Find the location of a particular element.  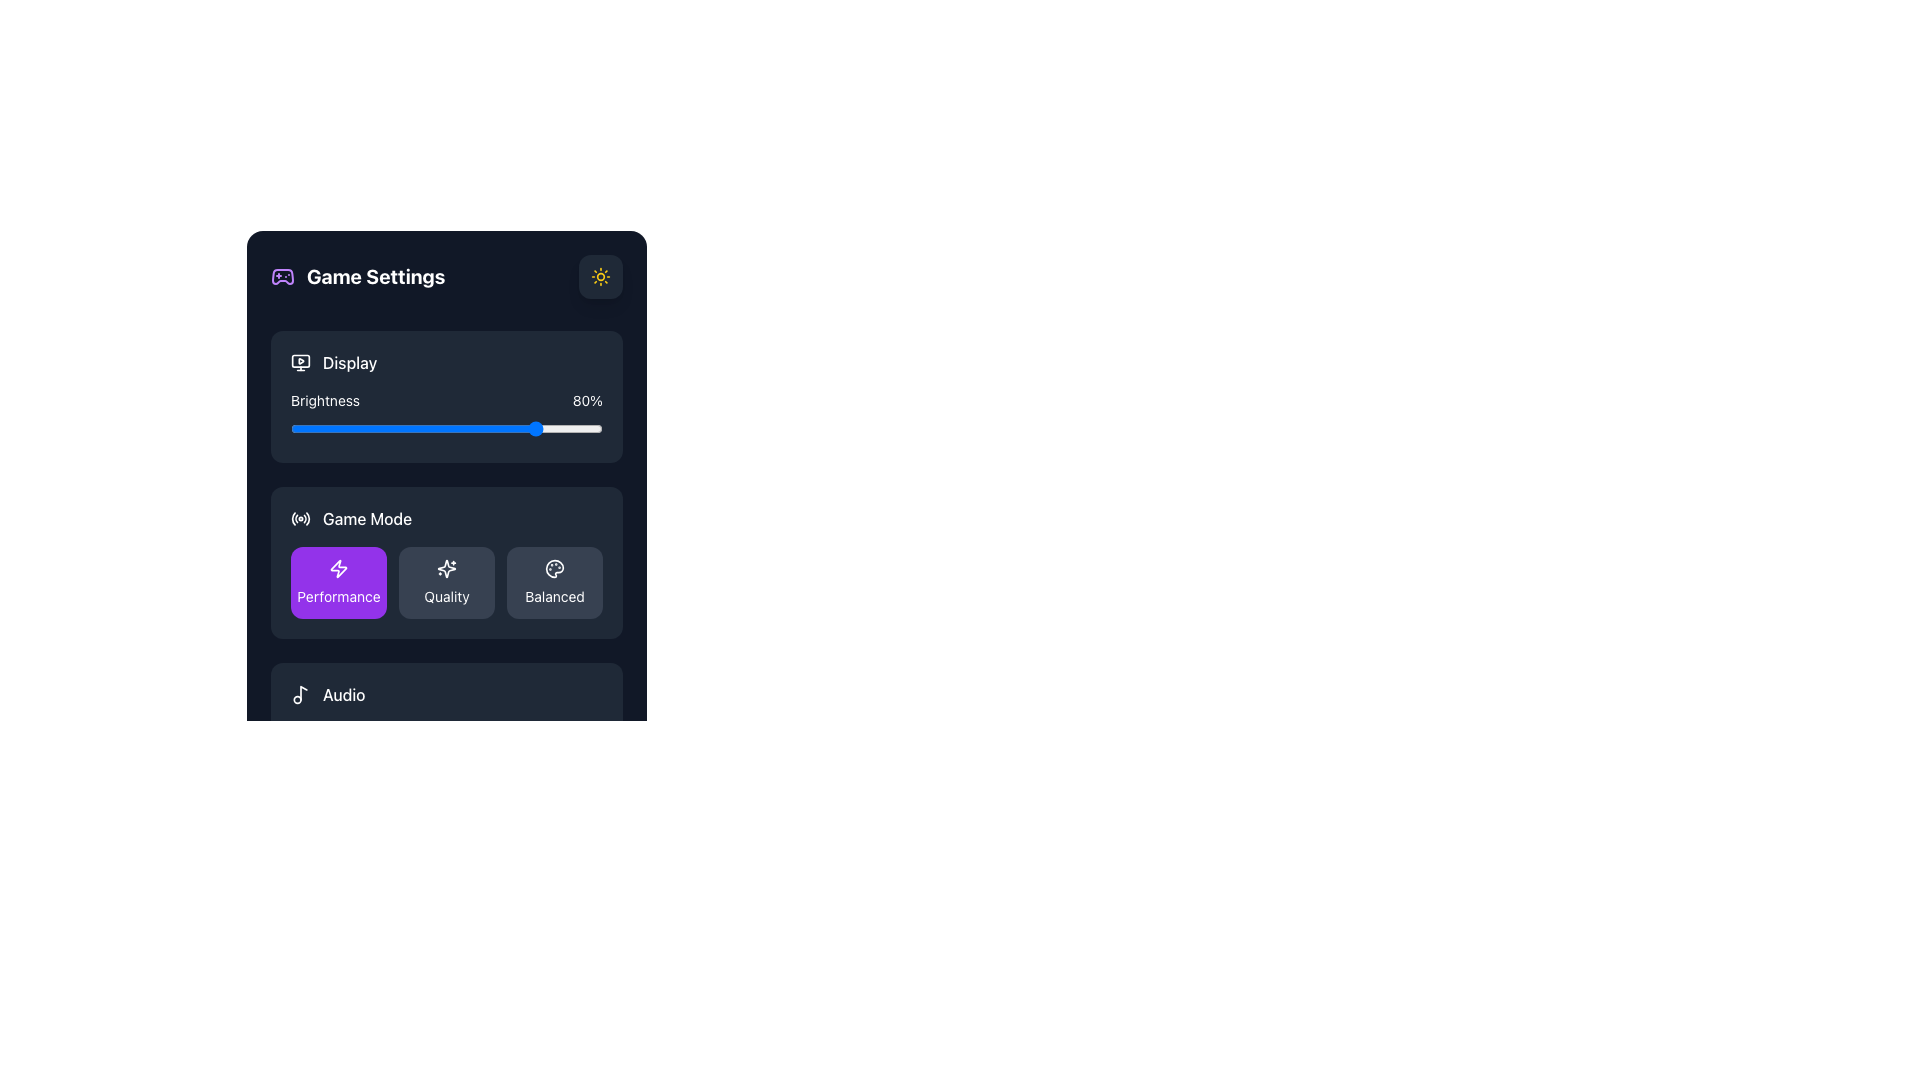

brightness level is located at coordinates (458, 427).